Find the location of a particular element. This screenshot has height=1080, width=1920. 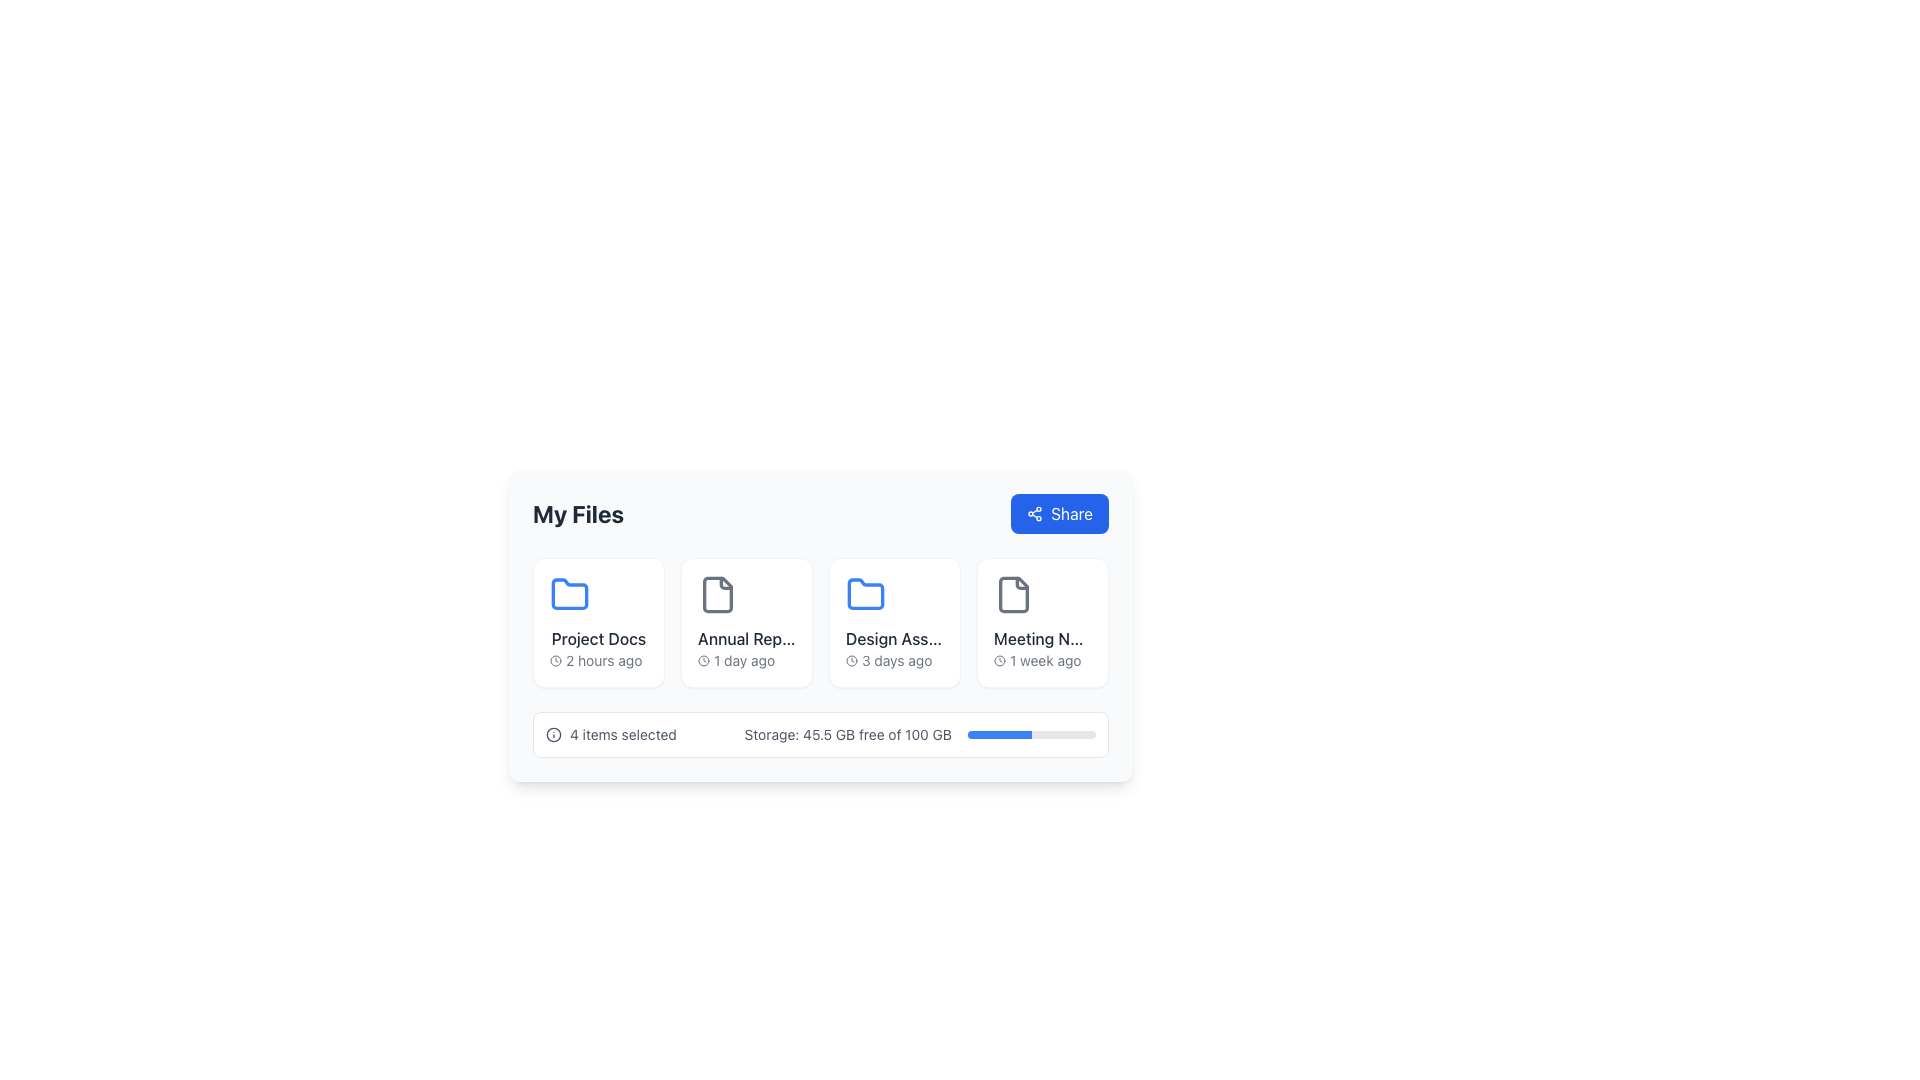

text from the Information summary panel displaying selected items and storage usage details is located at coordinates (820, 735).